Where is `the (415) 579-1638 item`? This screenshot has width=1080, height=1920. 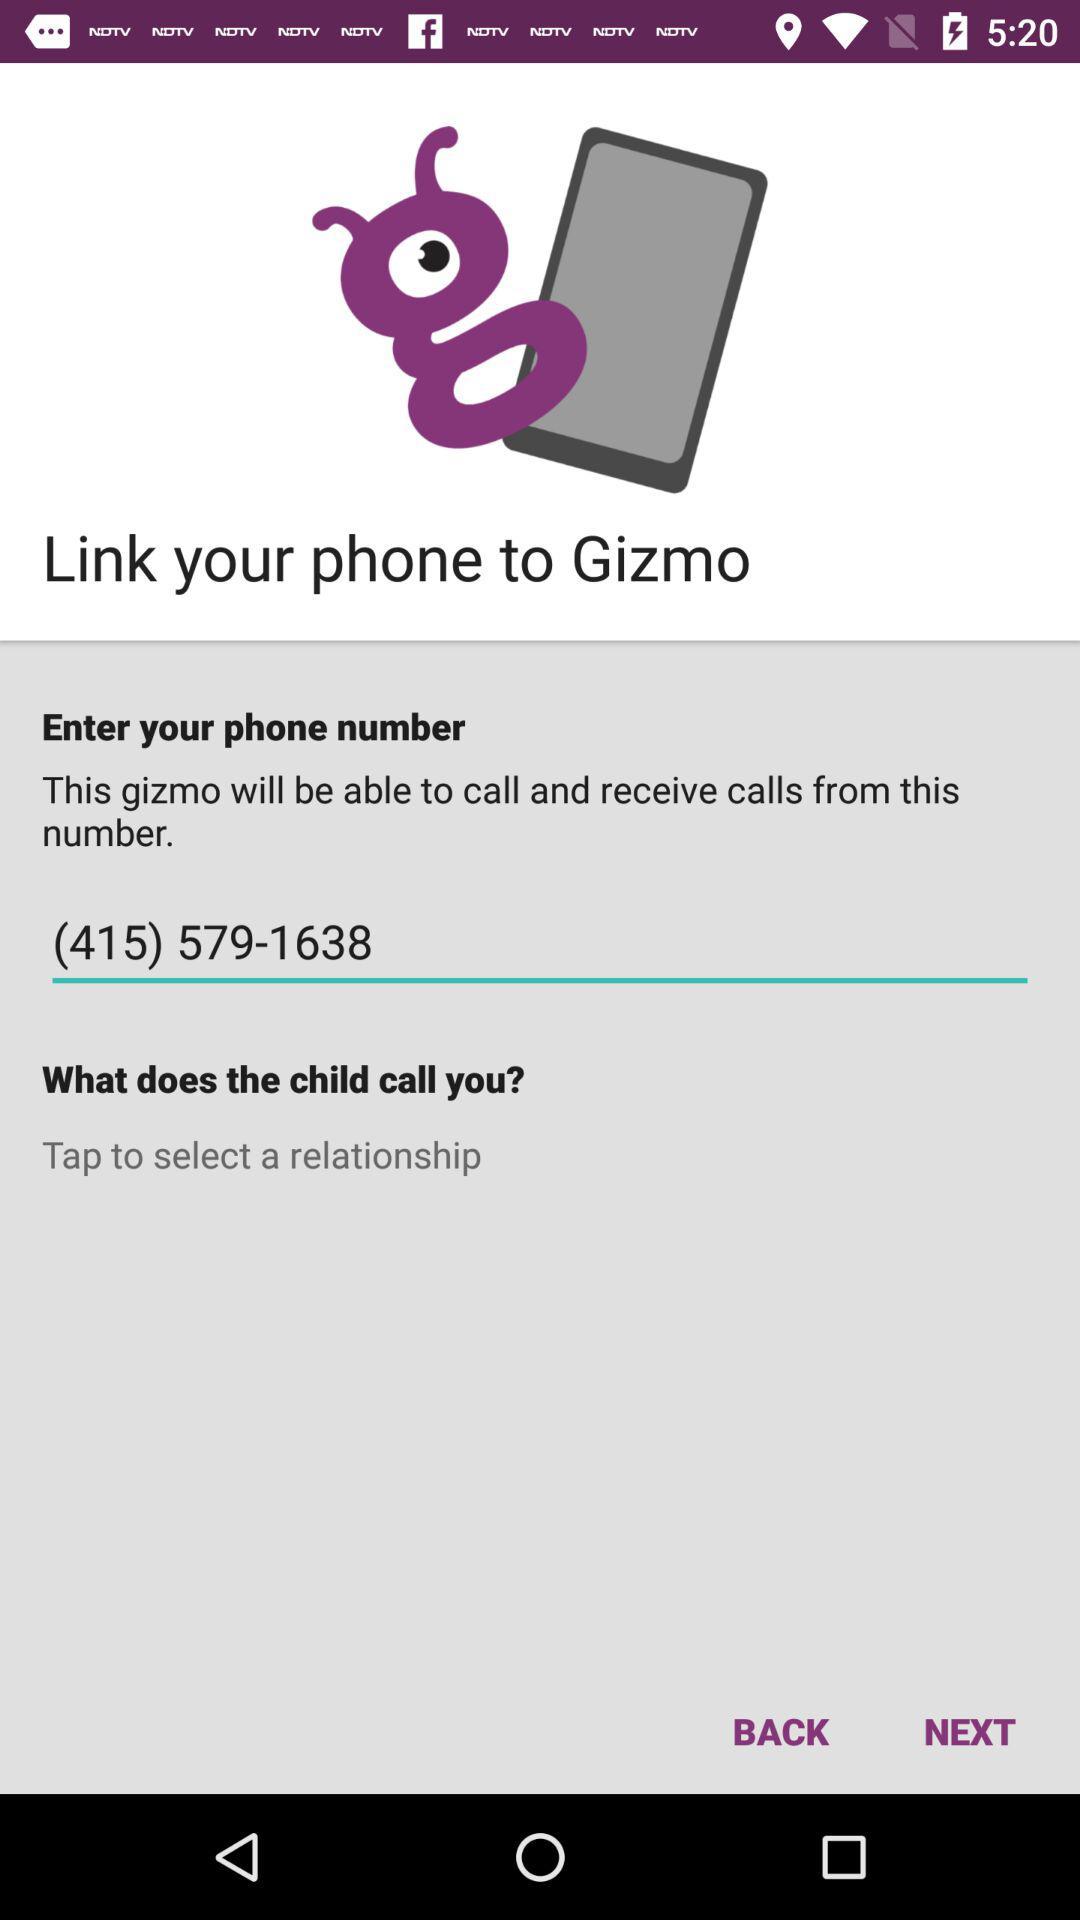 the (415) 579-1638 item is located at coordinates (540, 940).